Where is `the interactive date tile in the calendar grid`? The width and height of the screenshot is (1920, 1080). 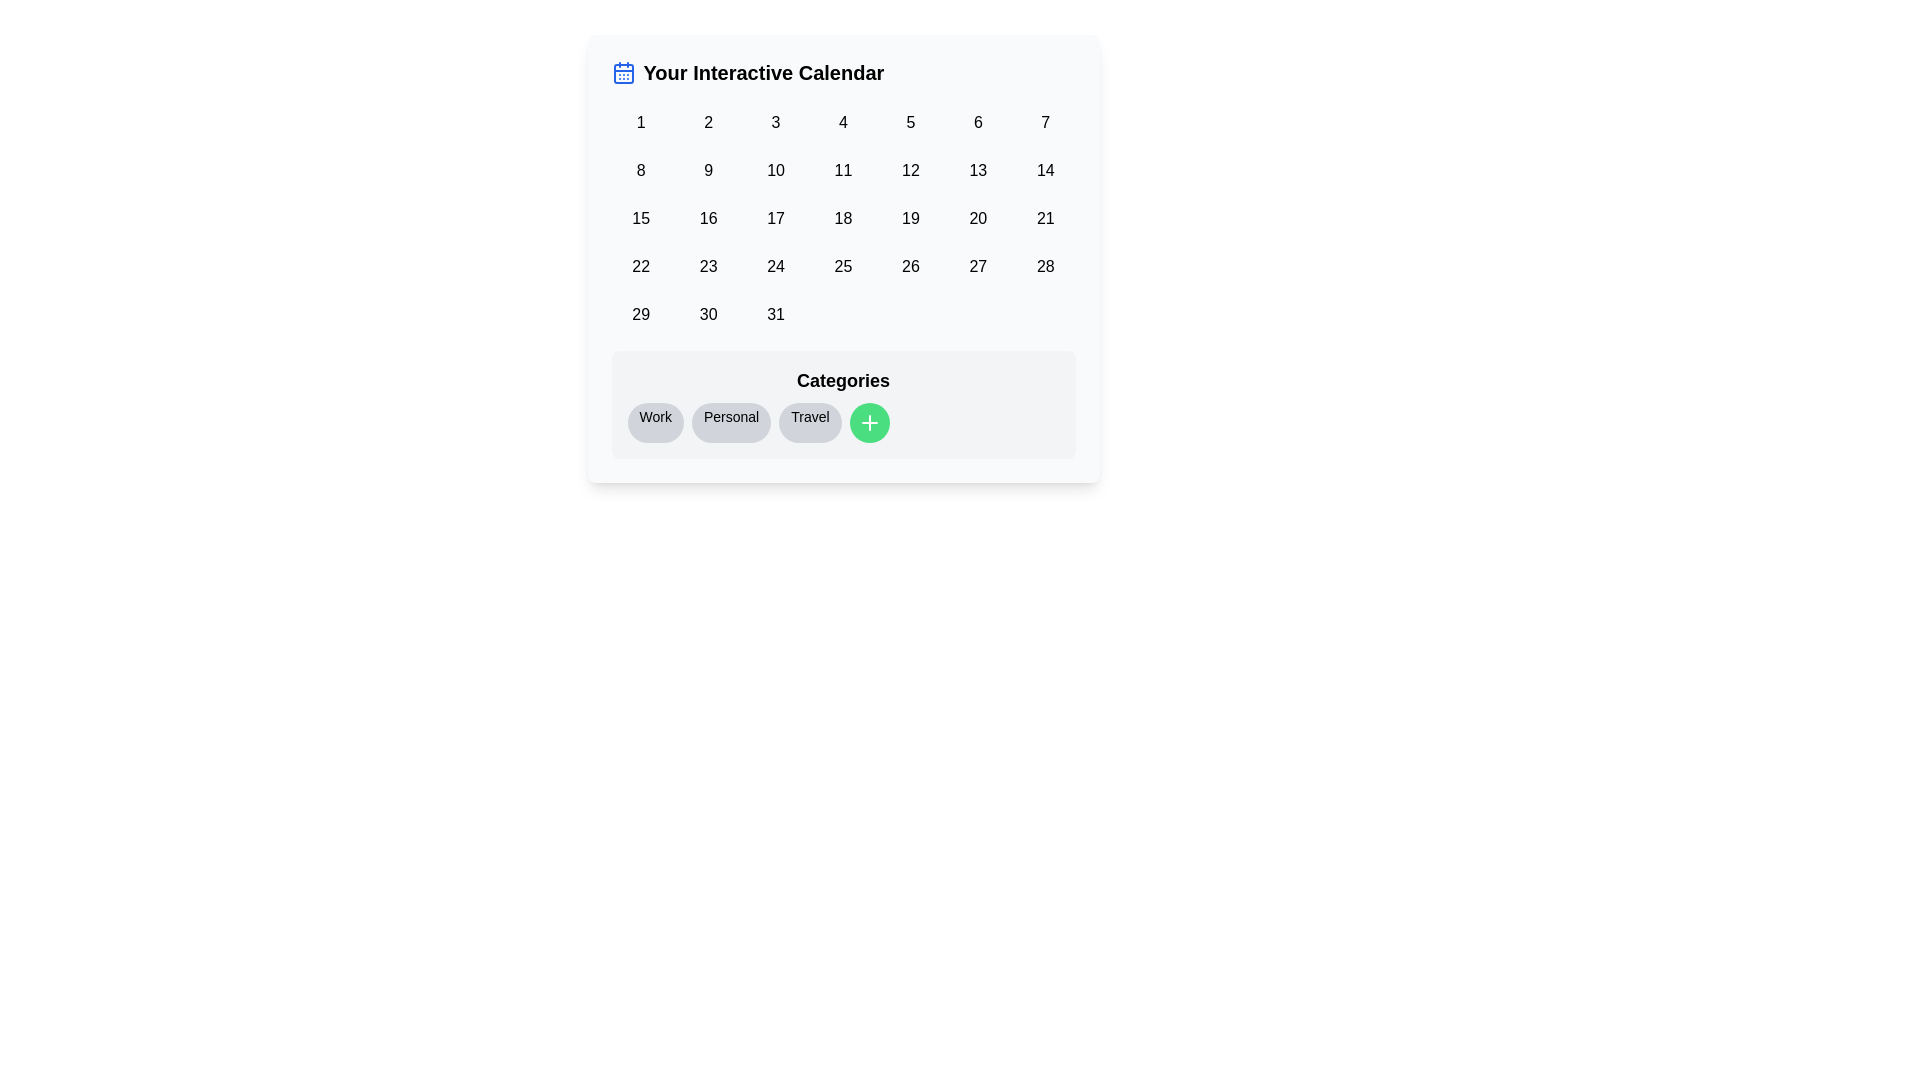
the interactive date tile in the calendar grid is located at coordinates (843, 219).